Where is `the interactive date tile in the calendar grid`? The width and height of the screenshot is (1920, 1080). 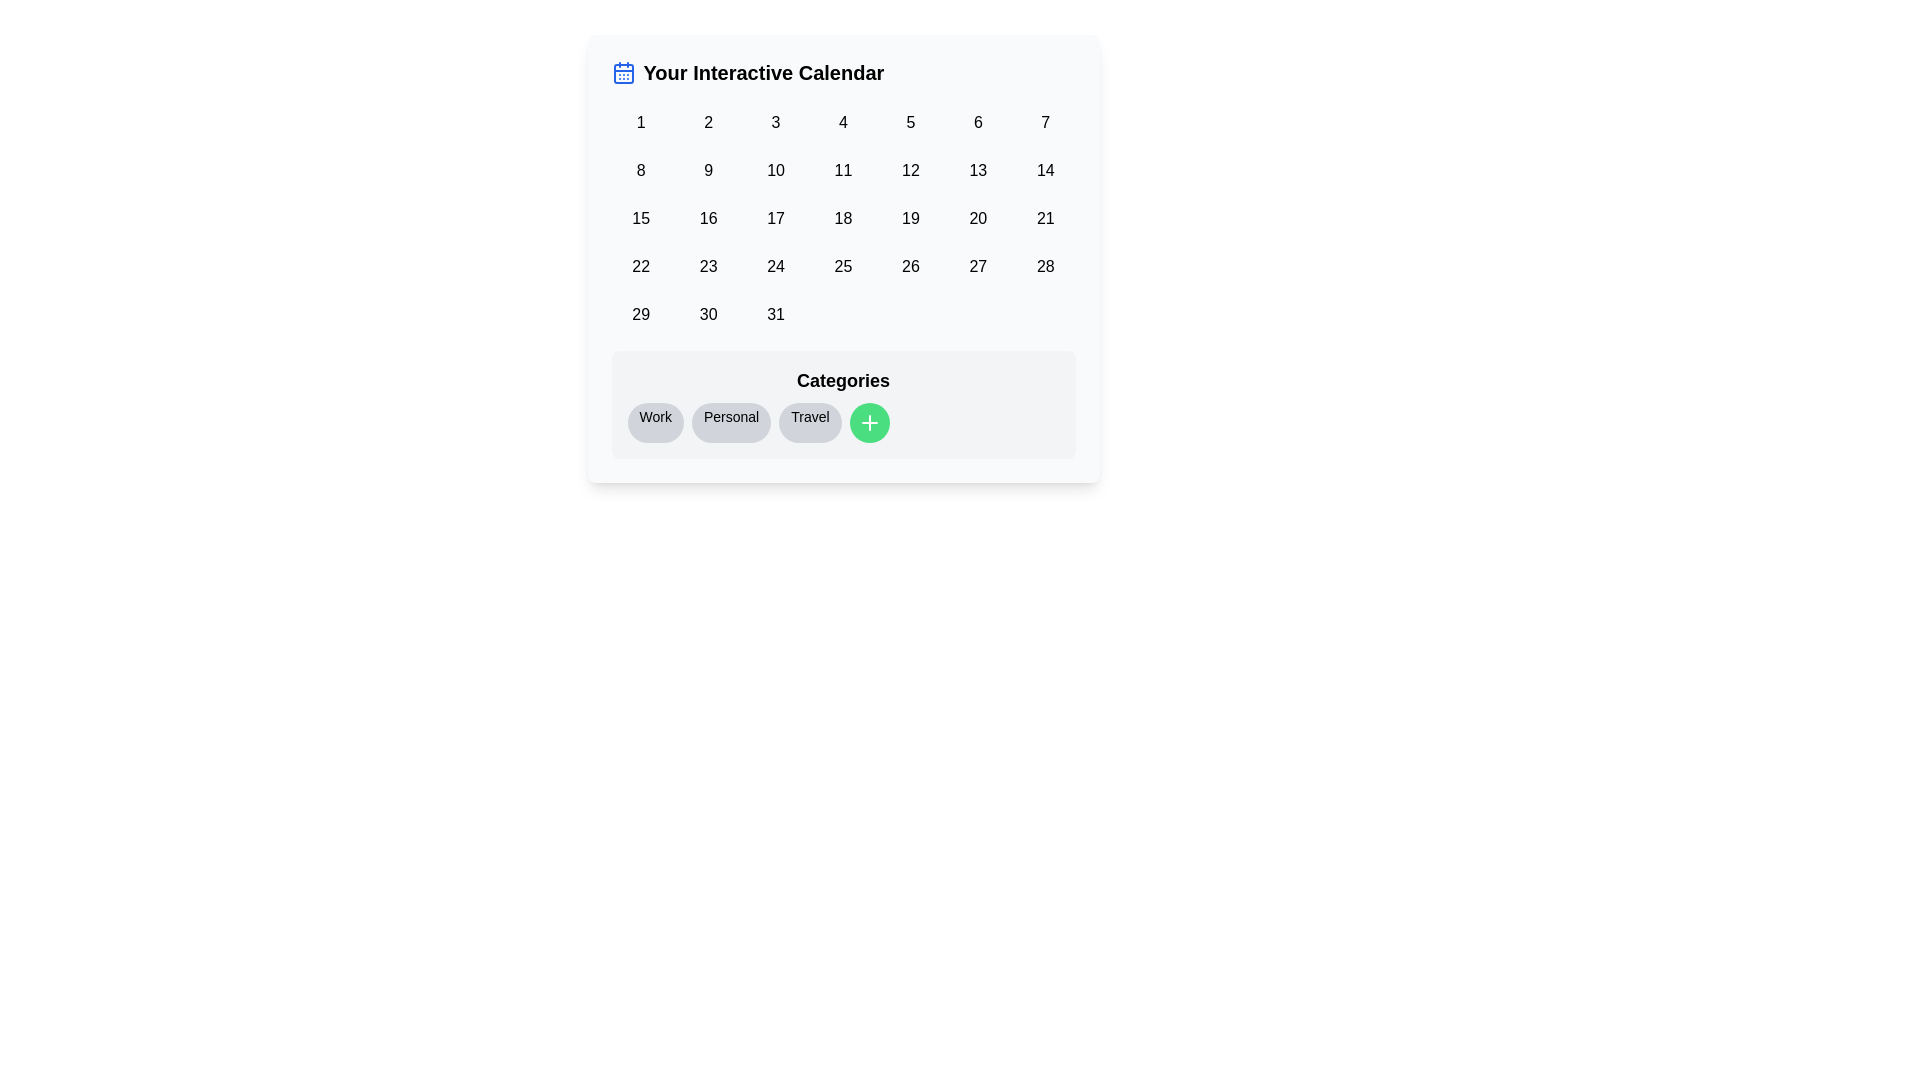
the interactive date tile in the calendar grid is located at coordinates (843, 219).